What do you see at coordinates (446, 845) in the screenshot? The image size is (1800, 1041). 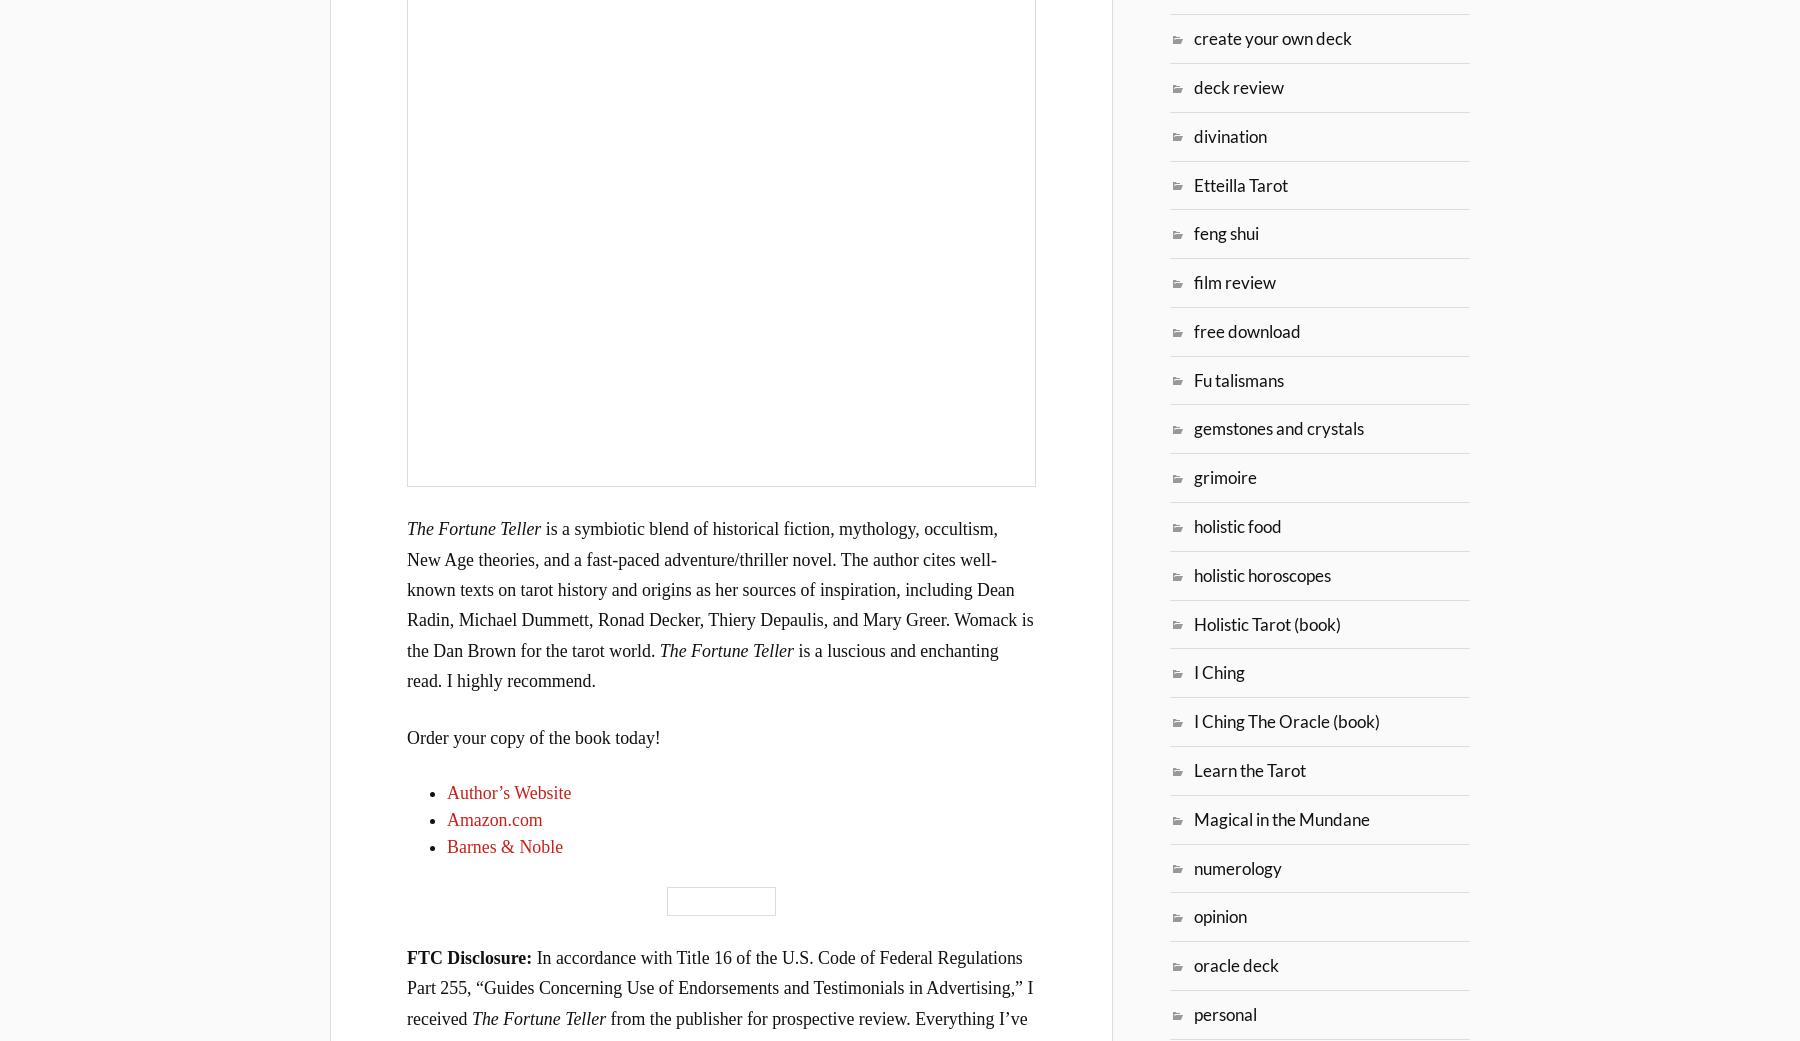 I see `'Barnes & Noble'` at bounding box center [446, 845].